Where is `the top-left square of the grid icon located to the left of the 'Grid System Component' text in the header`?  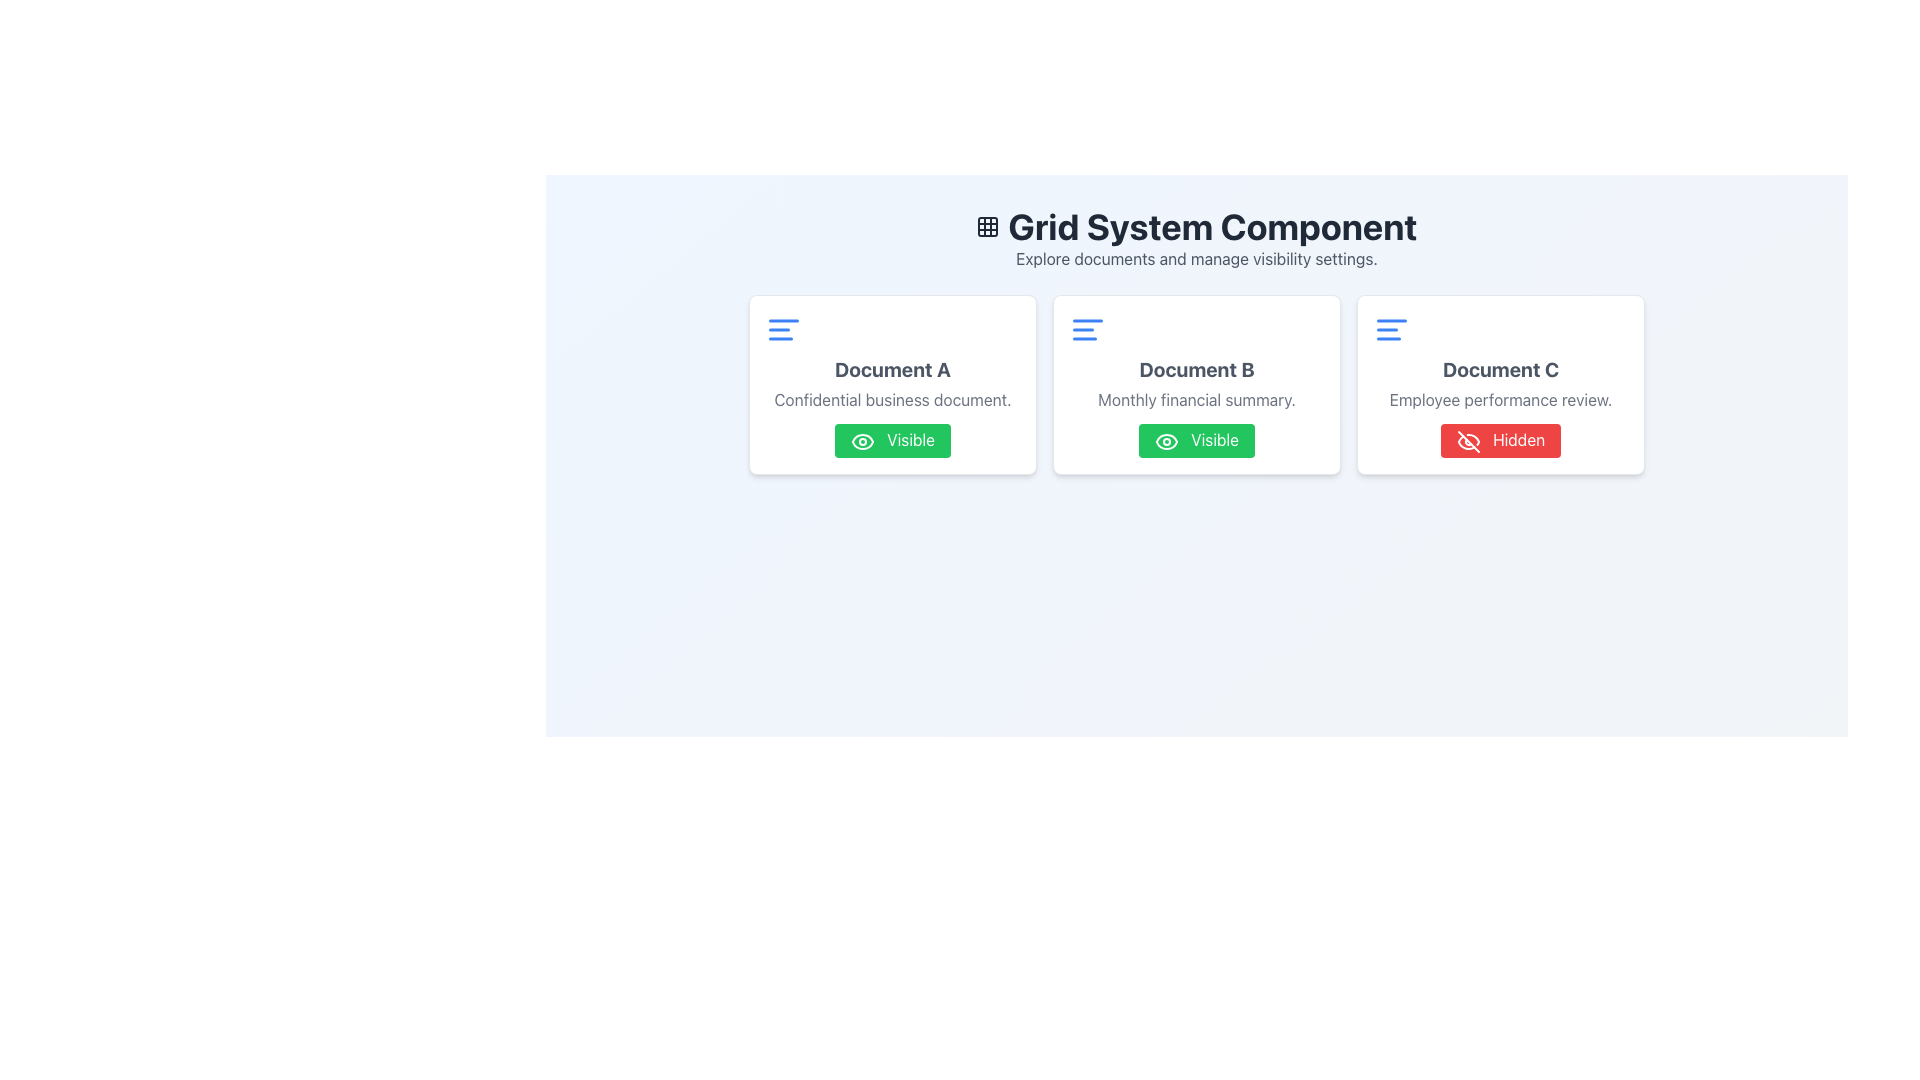 the top-left square of the grid icon located to the left of the 'Grid System Component' text in the header is located at coordinates (988, 226).